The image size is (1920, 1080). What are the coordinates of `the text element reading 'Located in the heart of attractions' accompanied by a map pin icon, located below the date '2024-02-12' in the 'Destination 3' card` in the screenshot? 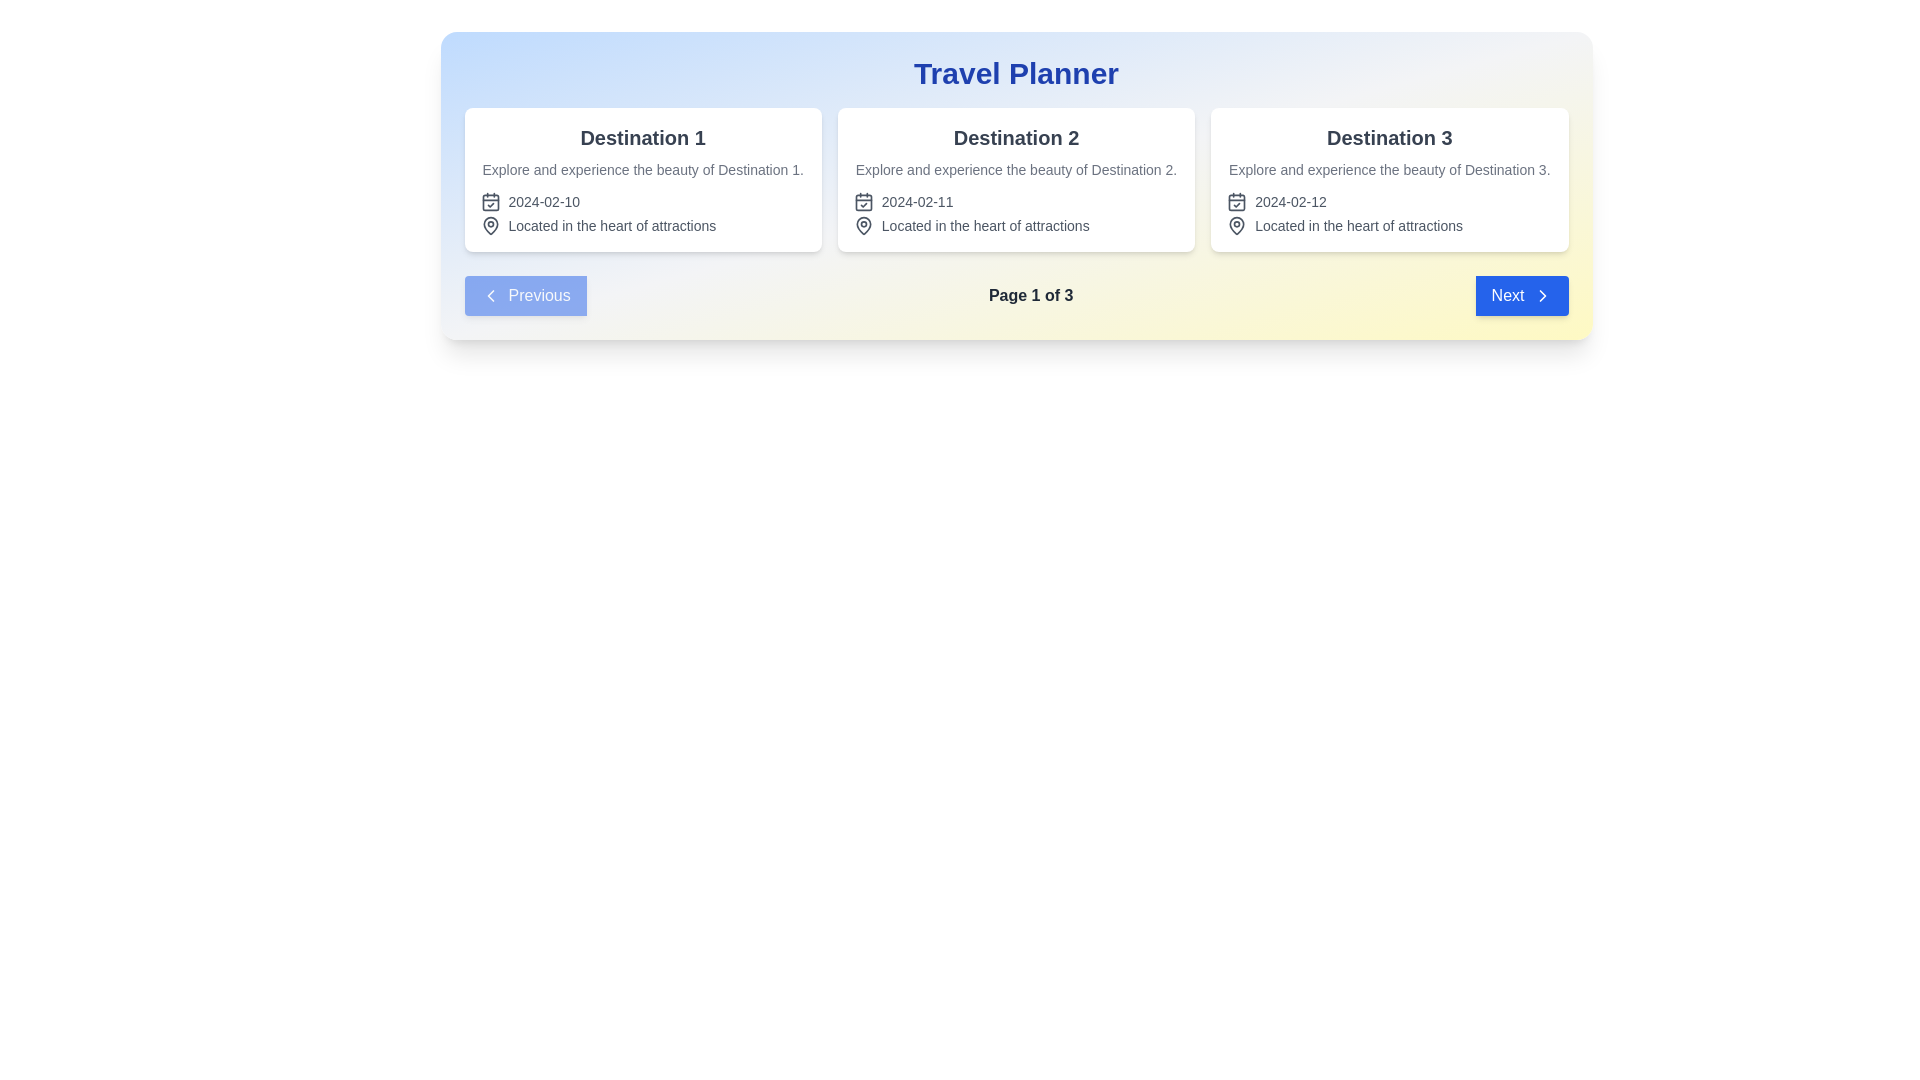 It's located at (1388, 225).